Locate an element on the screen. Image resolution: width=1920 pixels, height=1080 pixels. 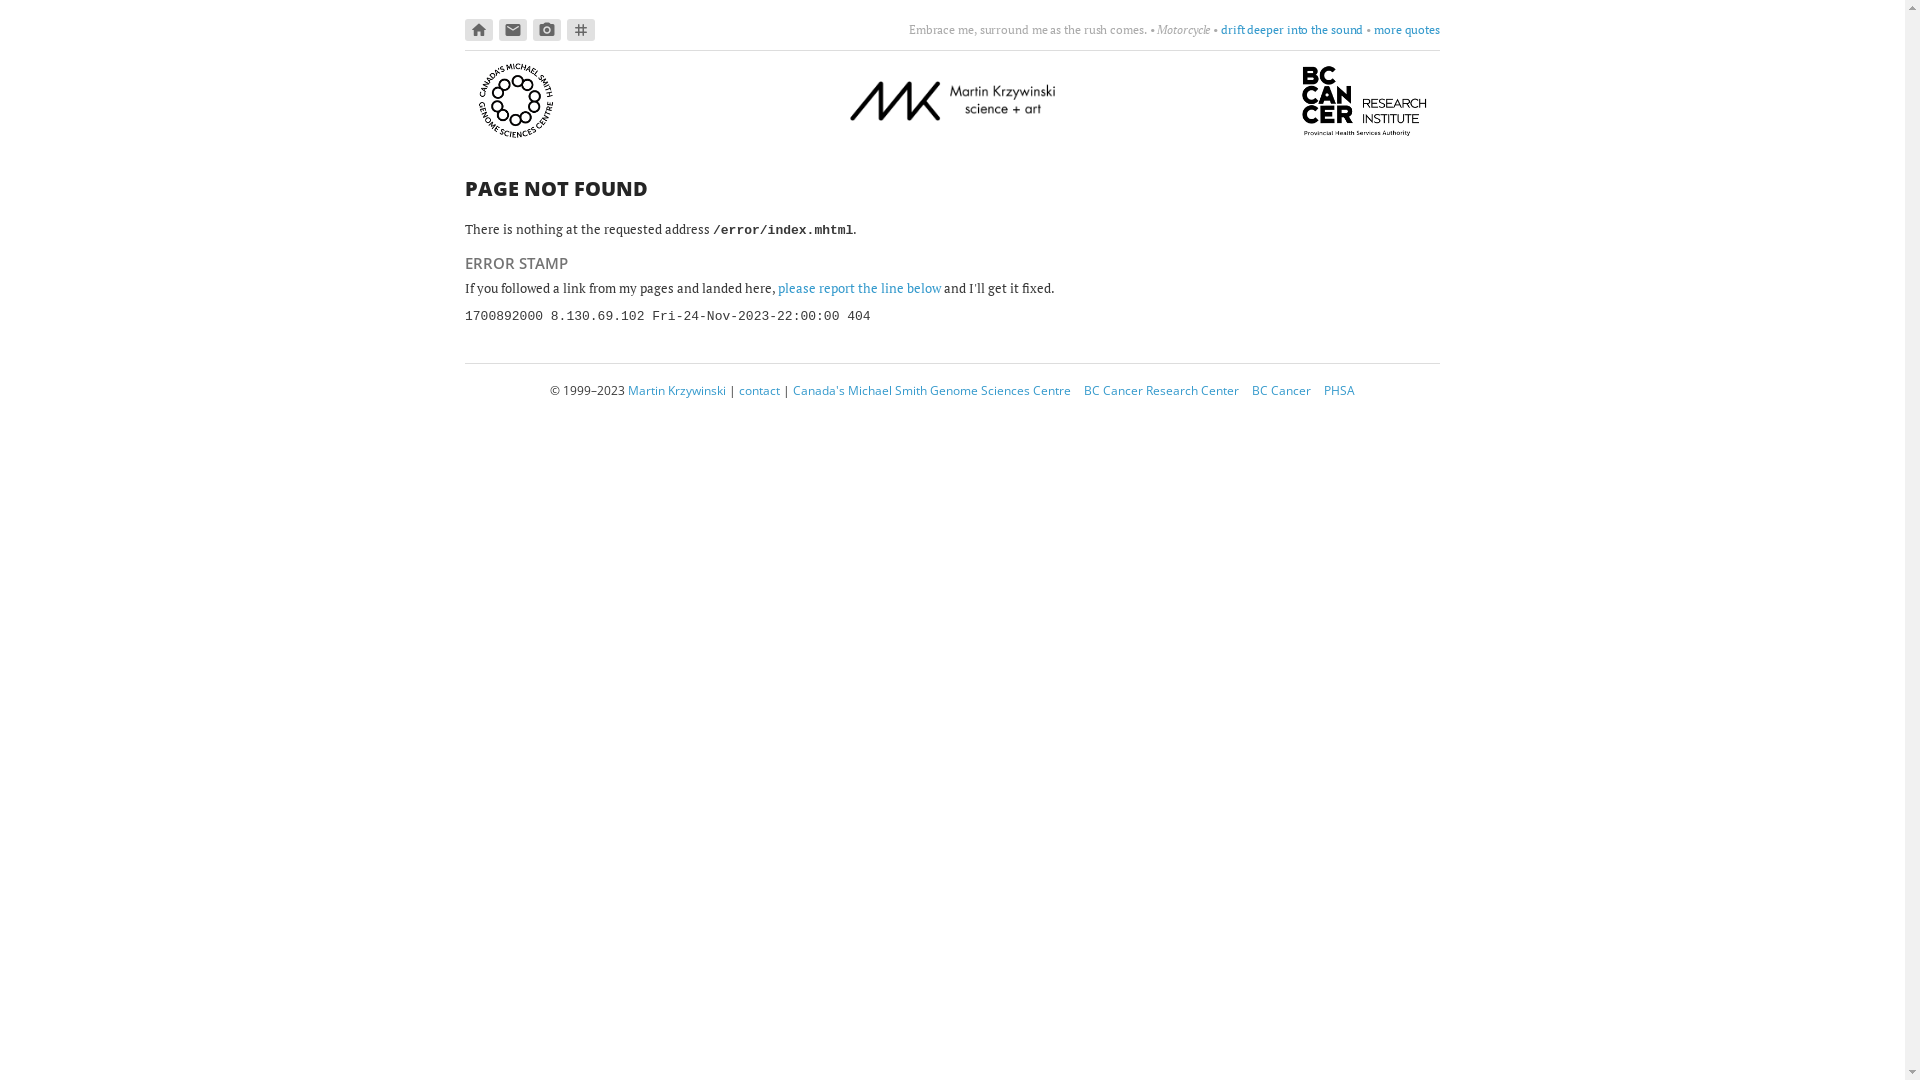
'PHSA' is located at coordinates (1339, 390).